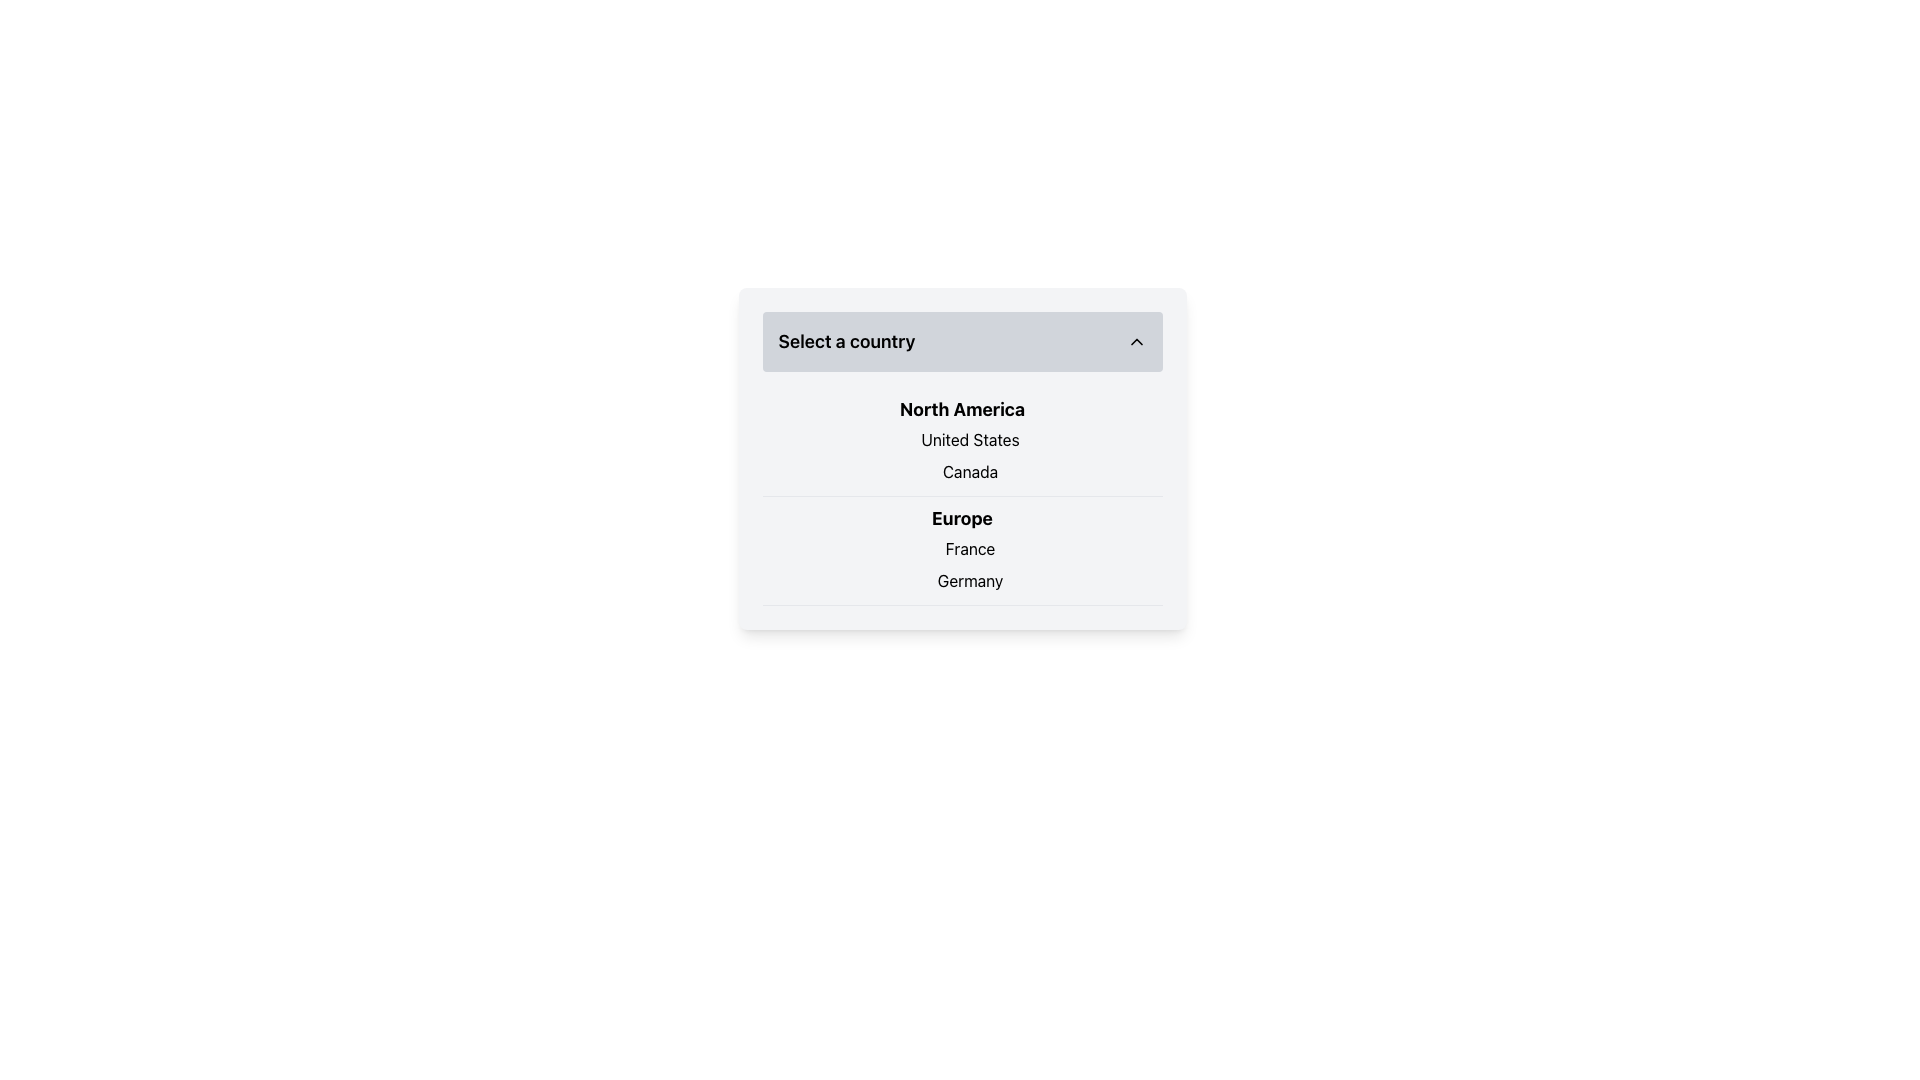 Image resolution: width=1920 pixels, height=1080 pixels. What do you see at coordinates (962, 441) in the screenshot?
I see `the 'United States' option within the 'North America' dropdown list group, which is positioned centrally within the dropdown menu below the 'Select a country' button` at bounding box center [962, 441].